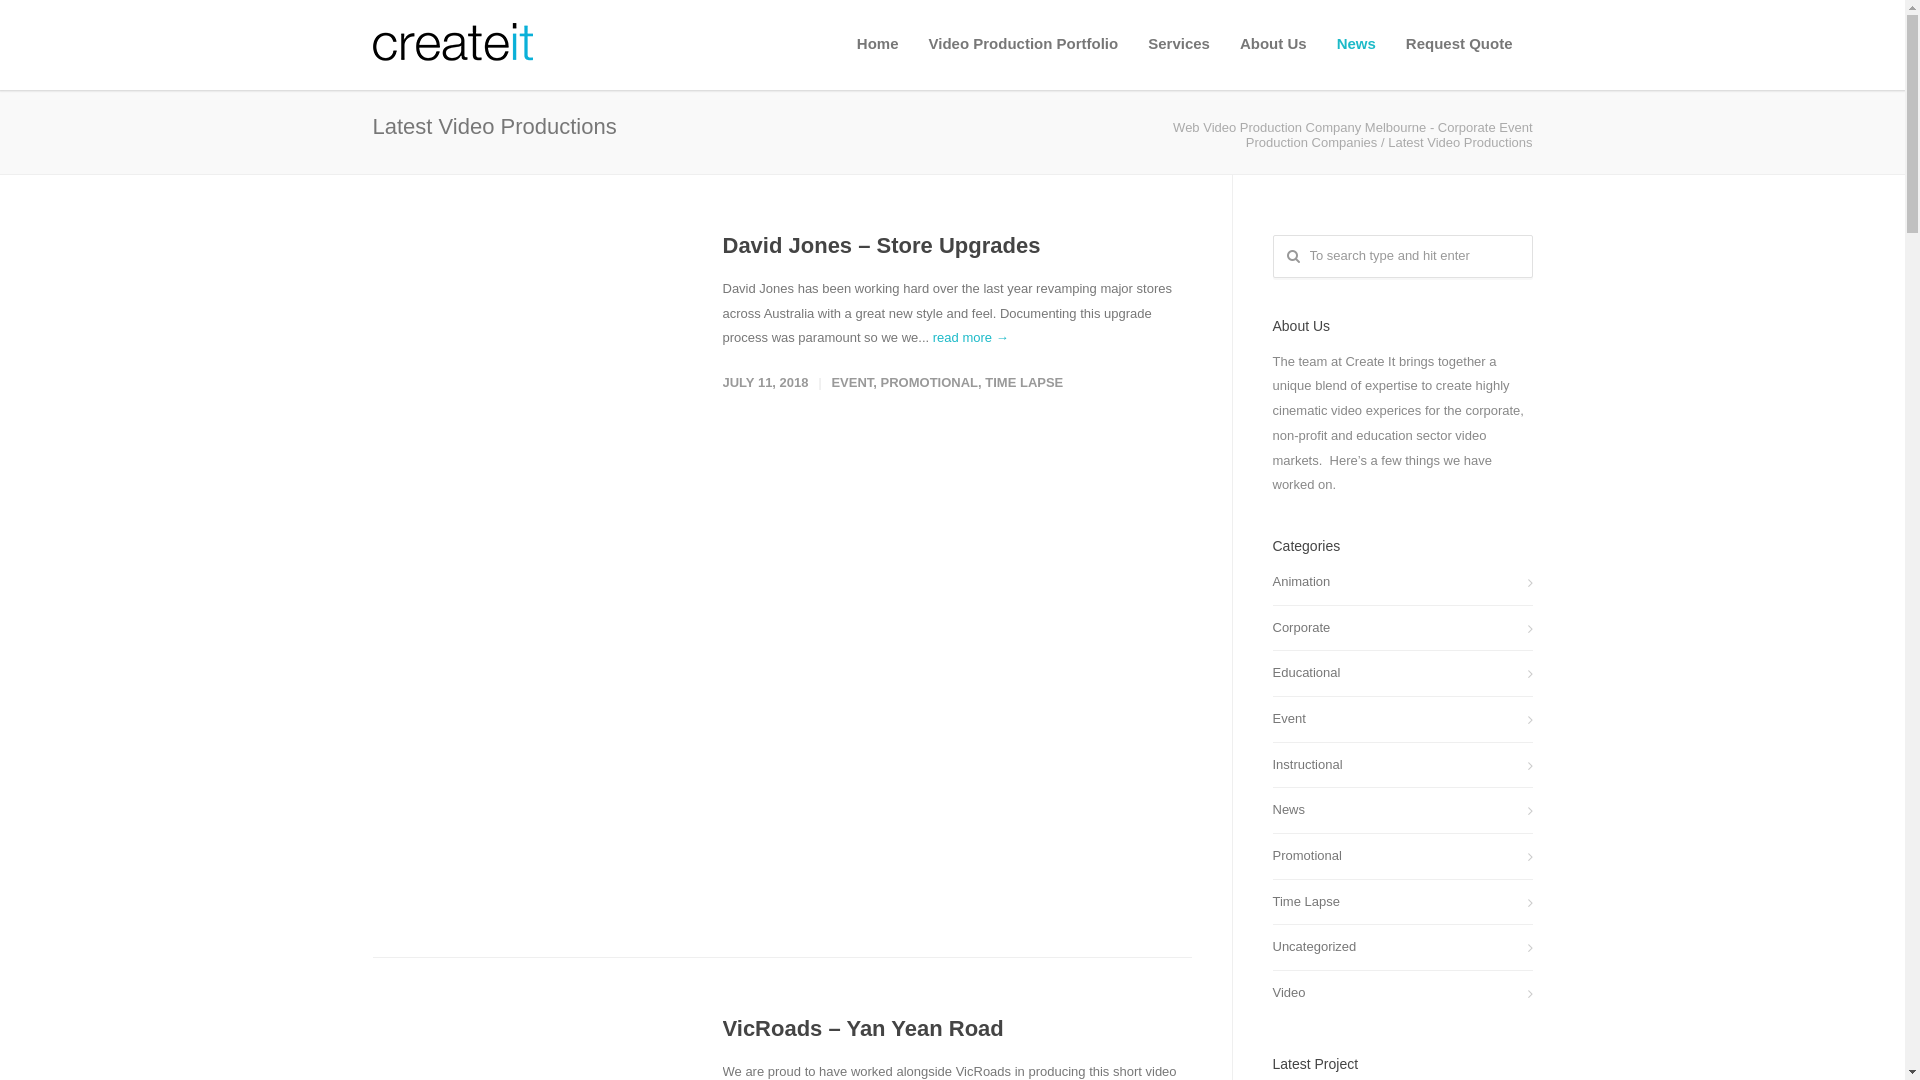  I want to click on 'EVENT', so click(851, 382).